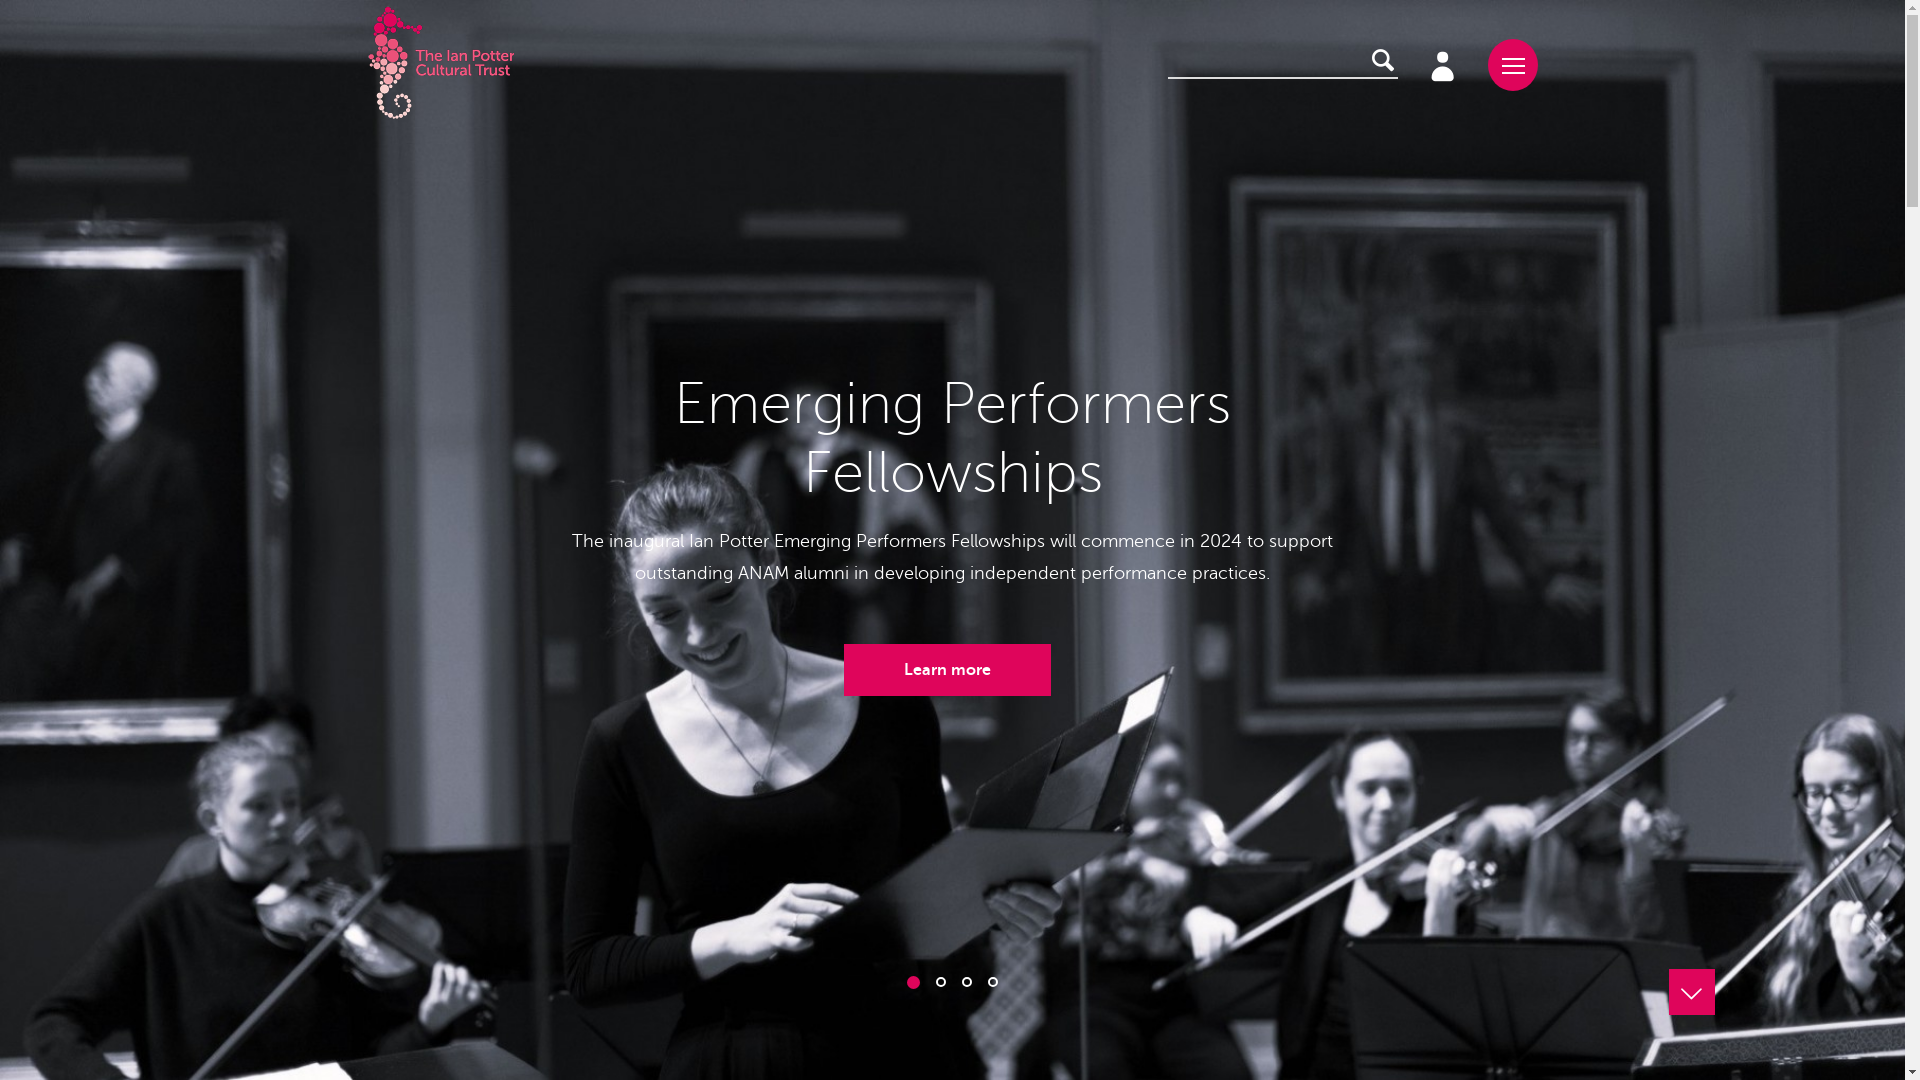 The width and height of the screenshot is (1920, 1080). I want to click on '3', so click(961, 981).